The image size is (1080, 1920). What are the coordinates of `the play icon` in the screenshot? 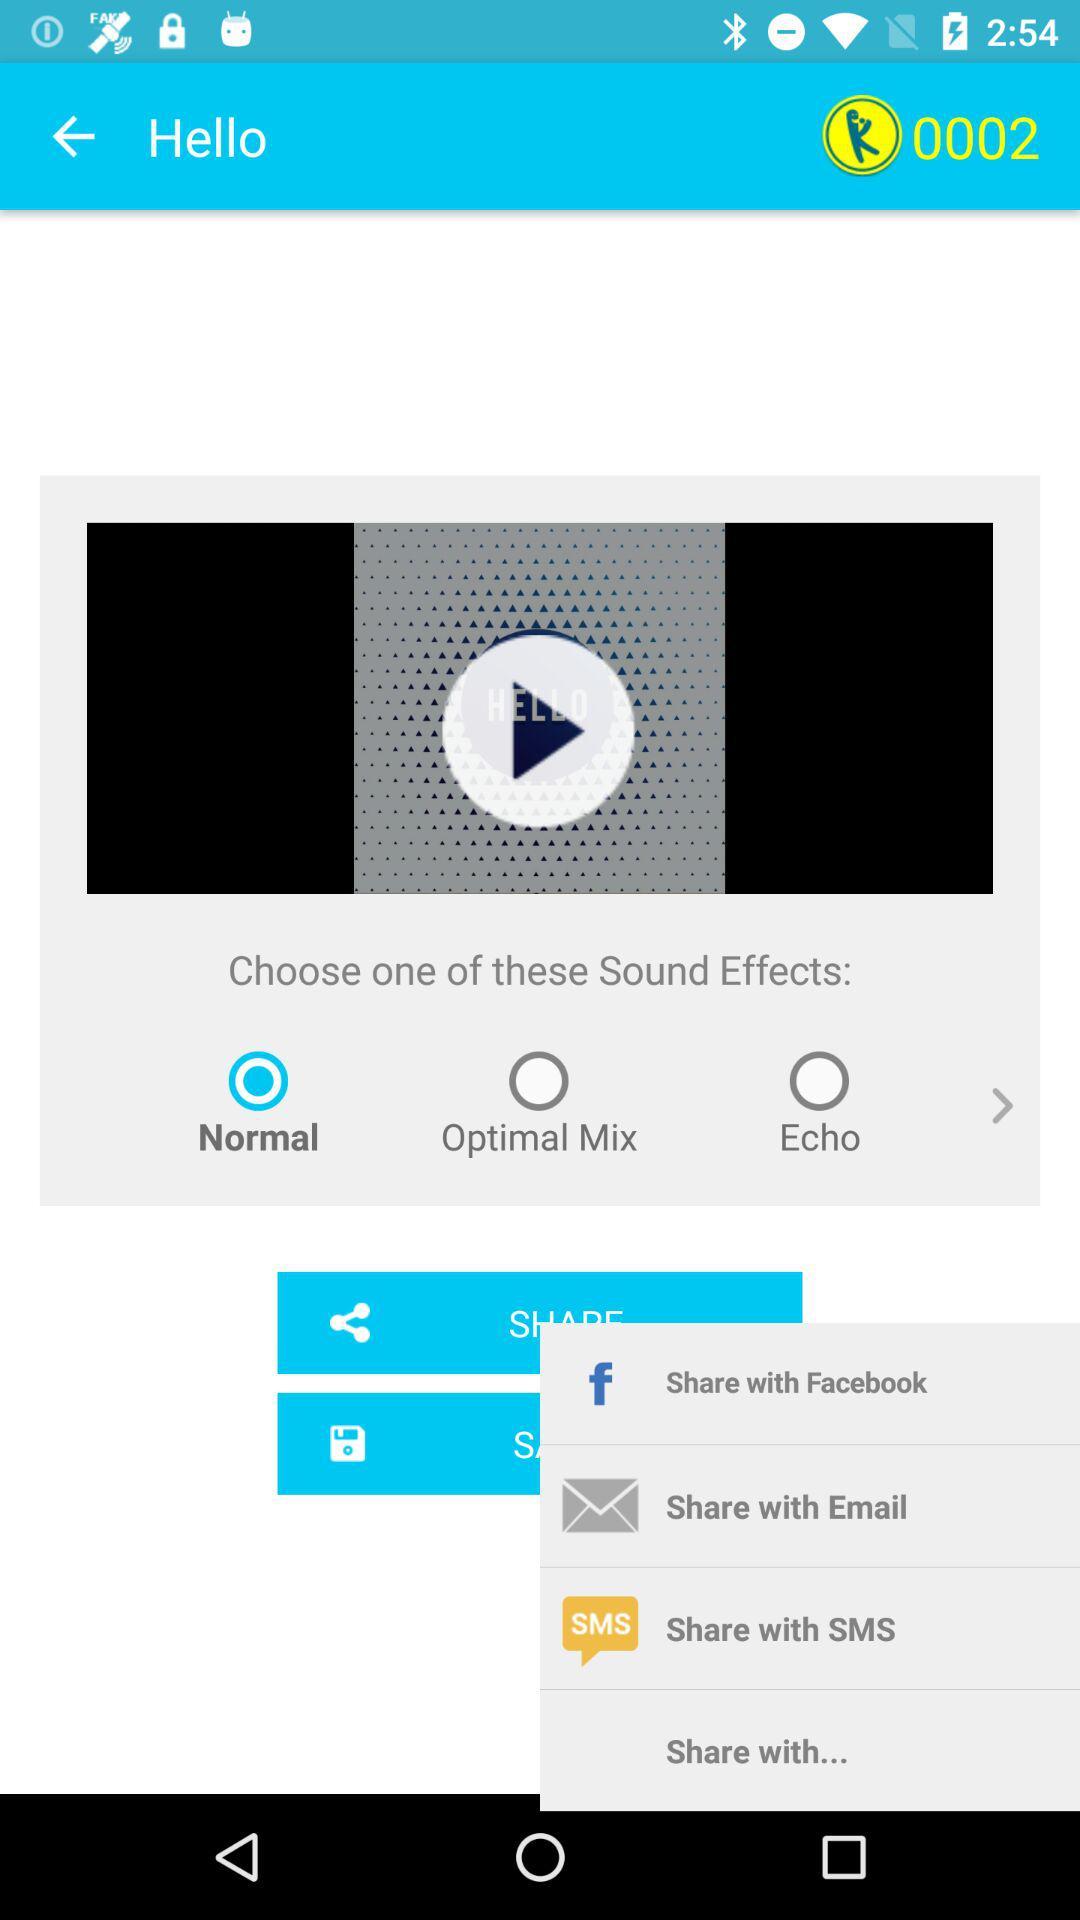 It's located at (538, 731).